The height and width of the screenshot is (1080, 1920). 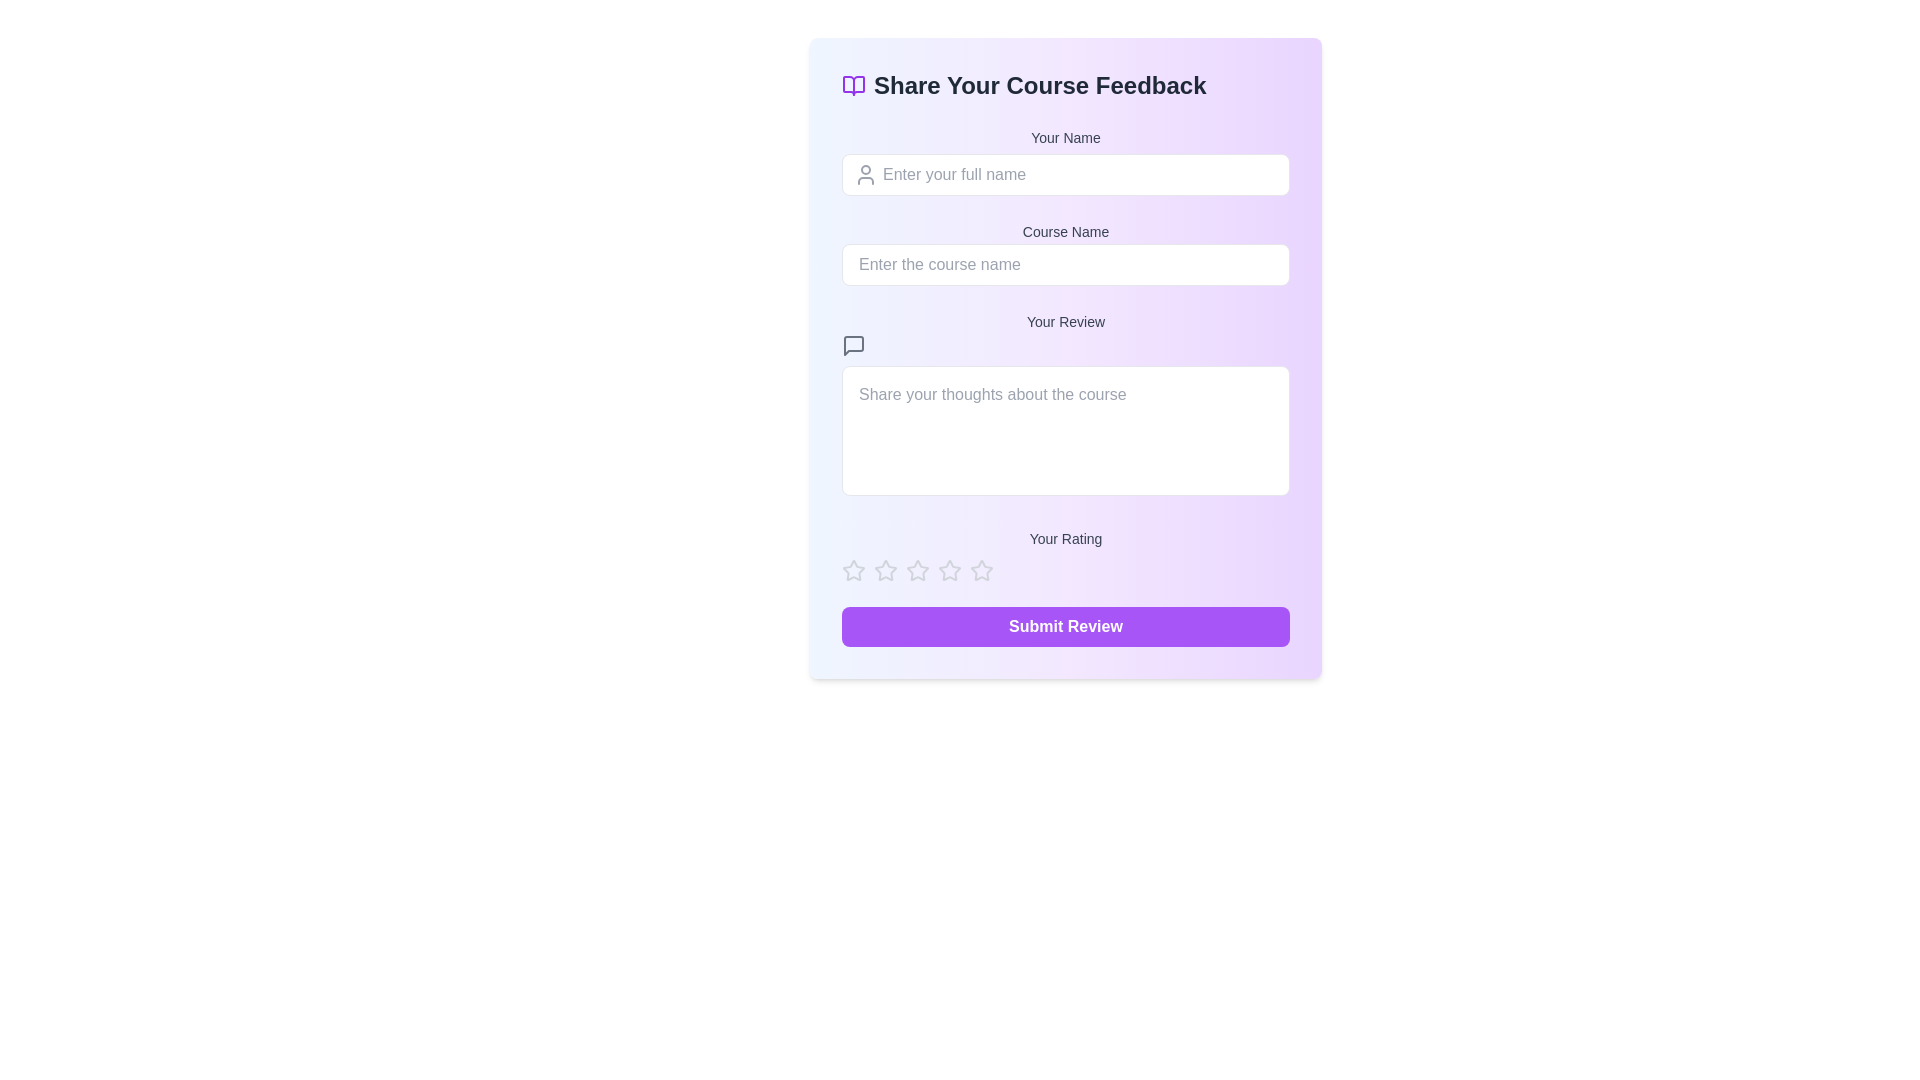 What do you see at coordinates (1064, 84) in the screenshot?
I see `the heading element that serves as the title for the feedback form` at bounding box center [1064, 84].